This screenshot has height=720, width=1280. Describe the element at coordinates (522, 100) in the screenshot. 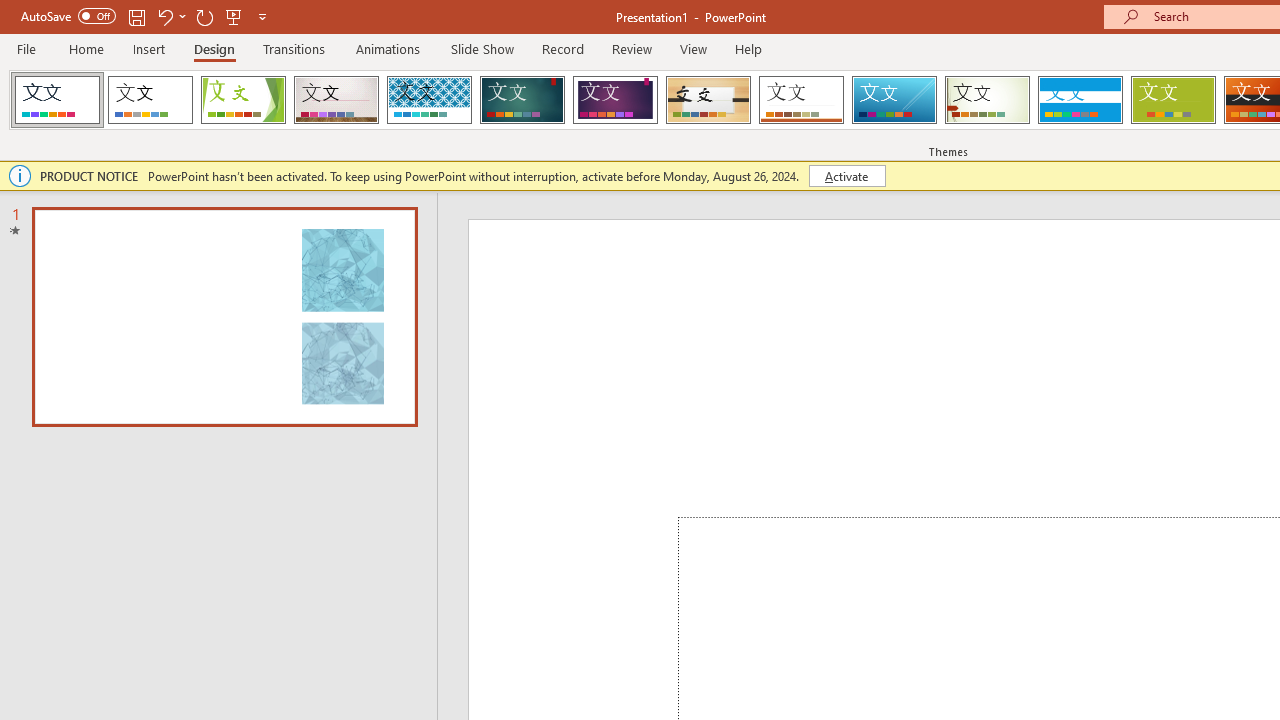

I see `'Ion'` at that location.